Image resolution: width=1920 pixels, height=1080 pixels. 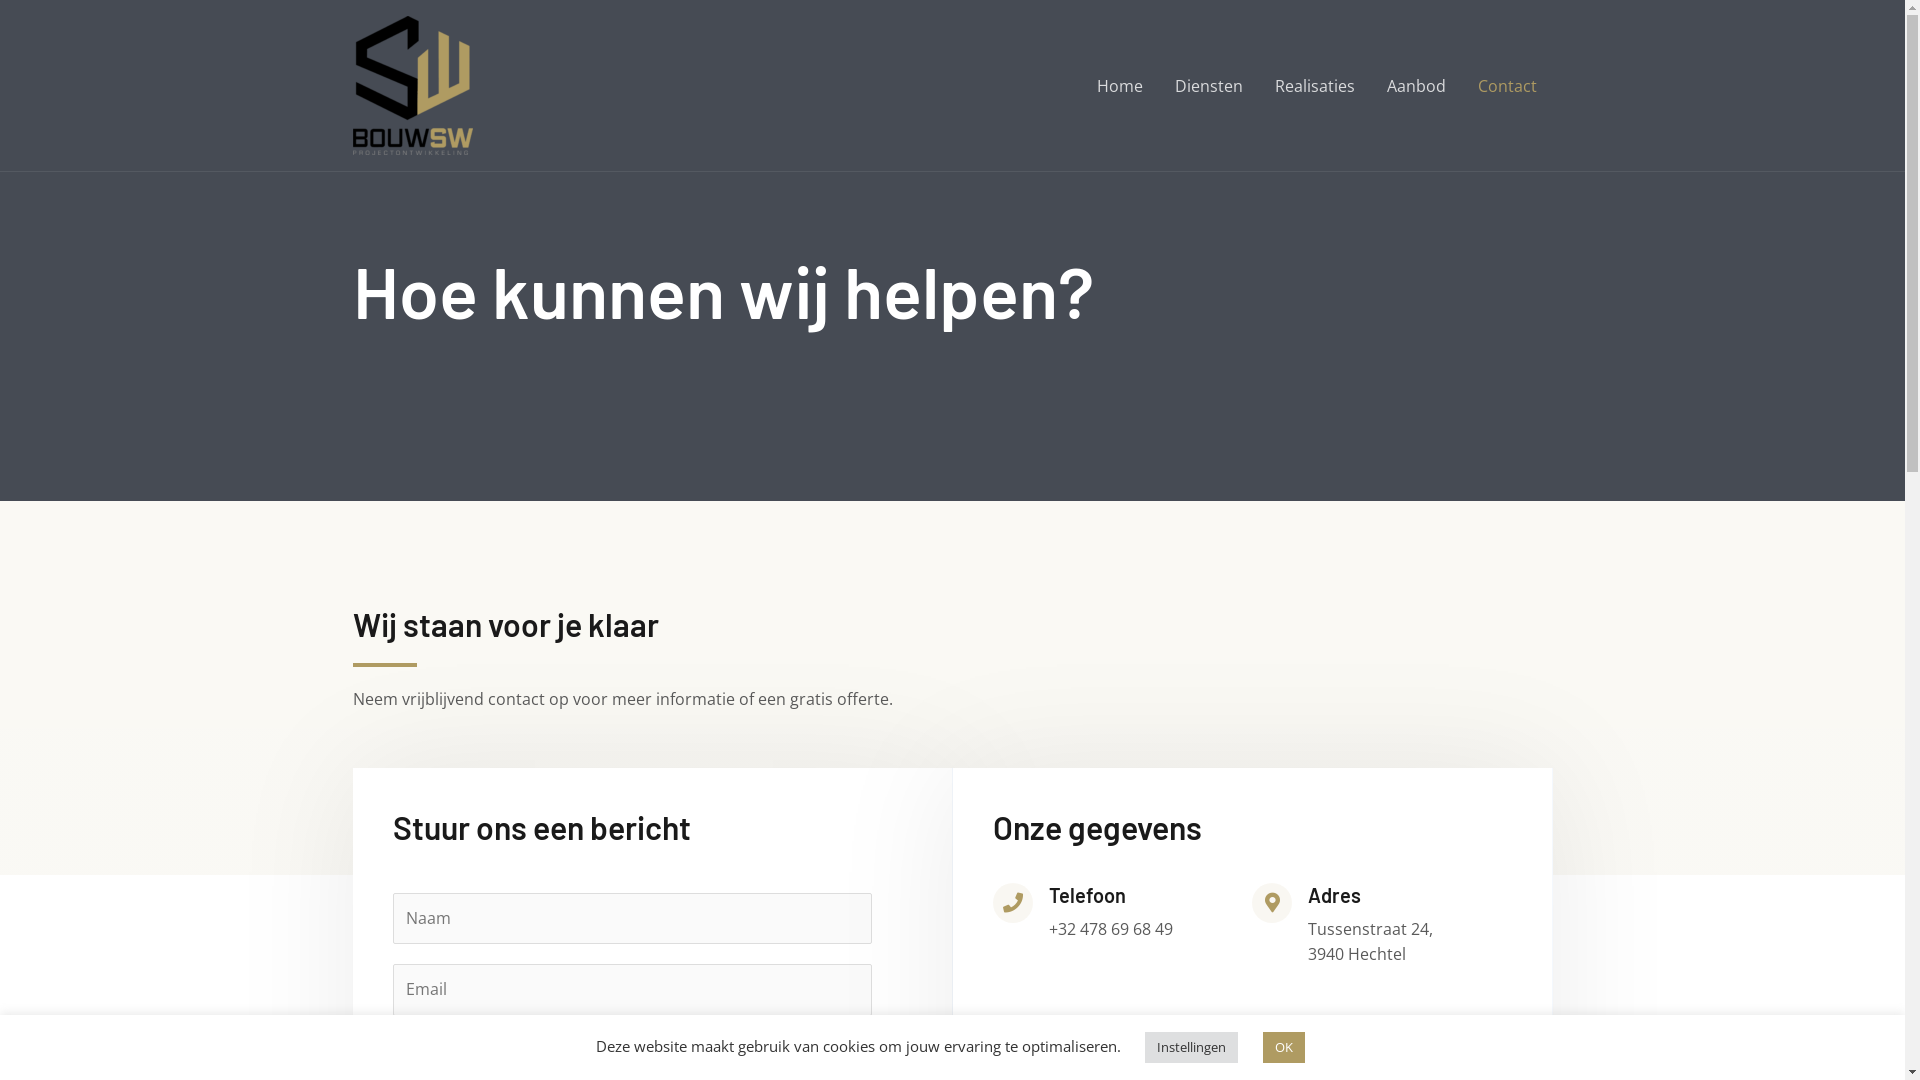 What do you see at coordinates (1507, 83) in the screenshot?
I see `'Contact'` at bounding box center [1507, 83].